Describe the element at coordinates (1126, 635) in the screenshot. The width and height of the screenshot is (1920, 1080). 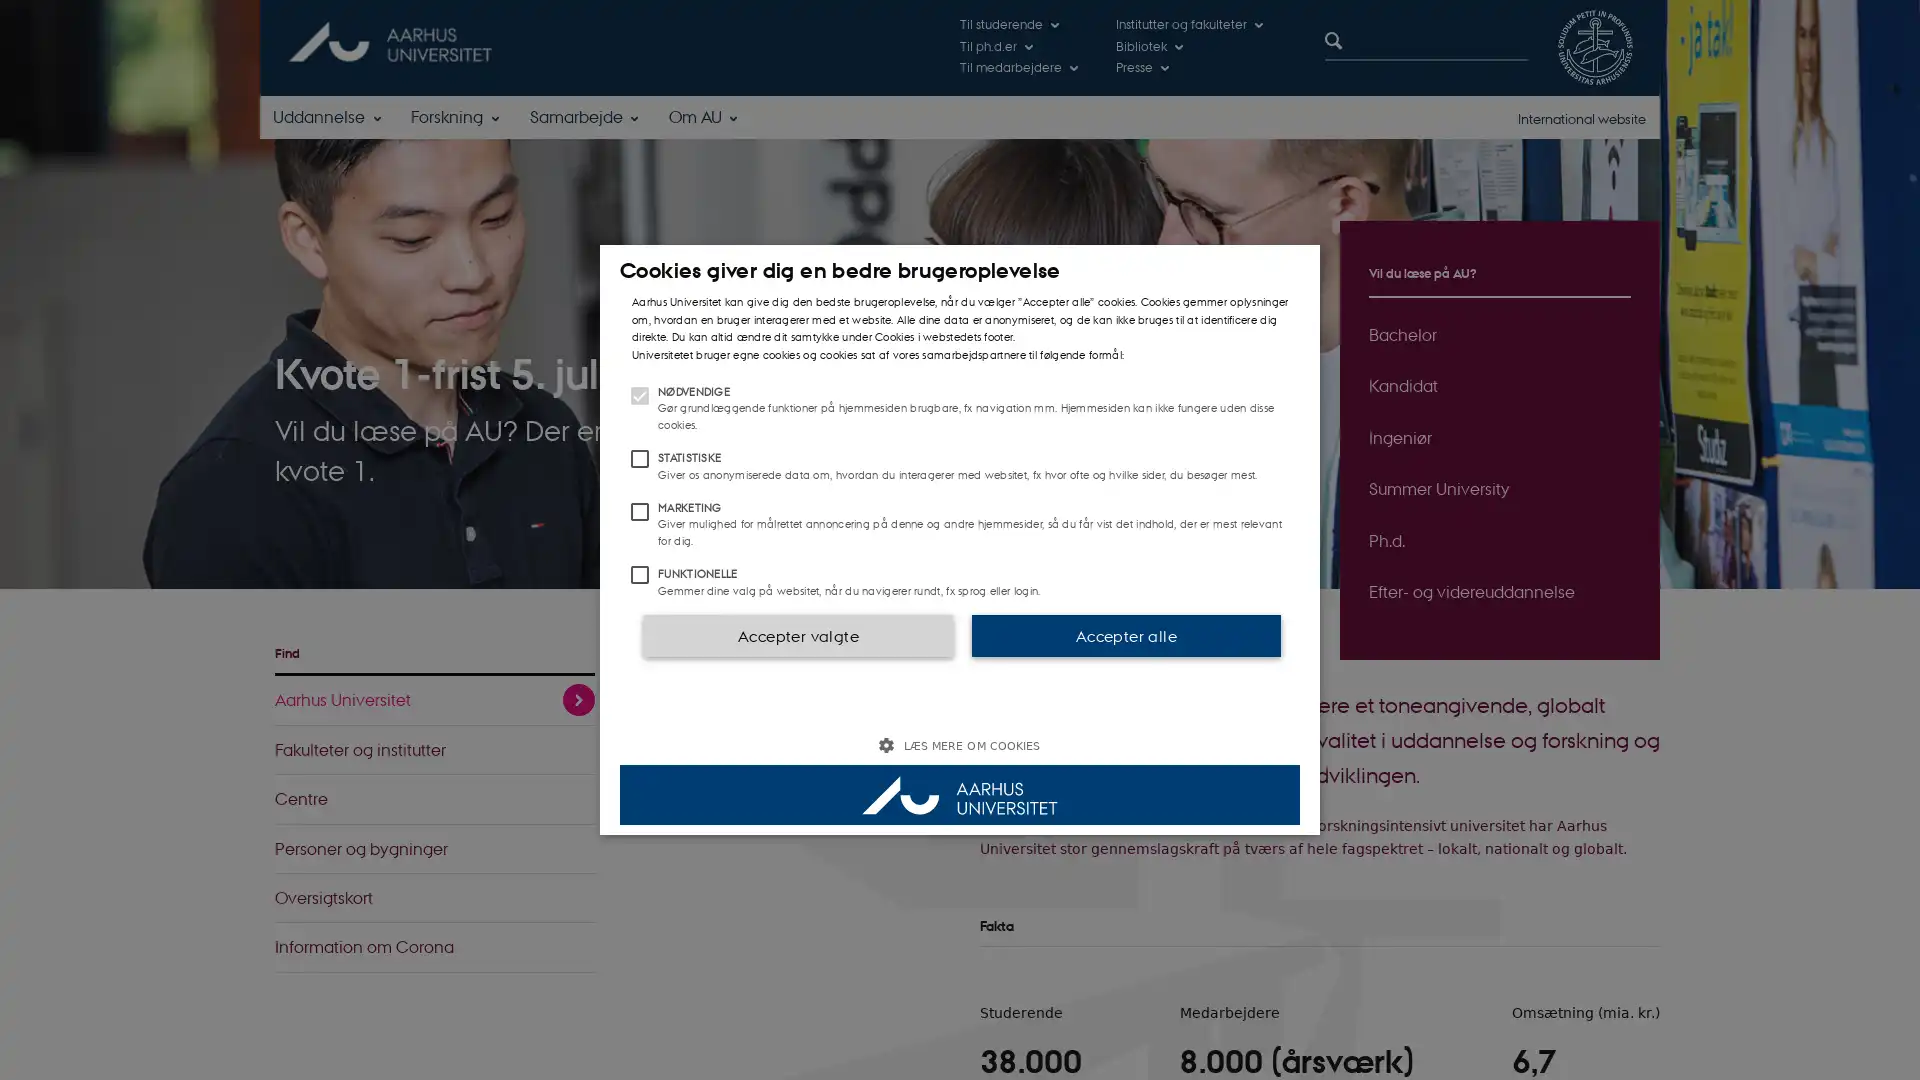
I see `Accepter alle` at that location.